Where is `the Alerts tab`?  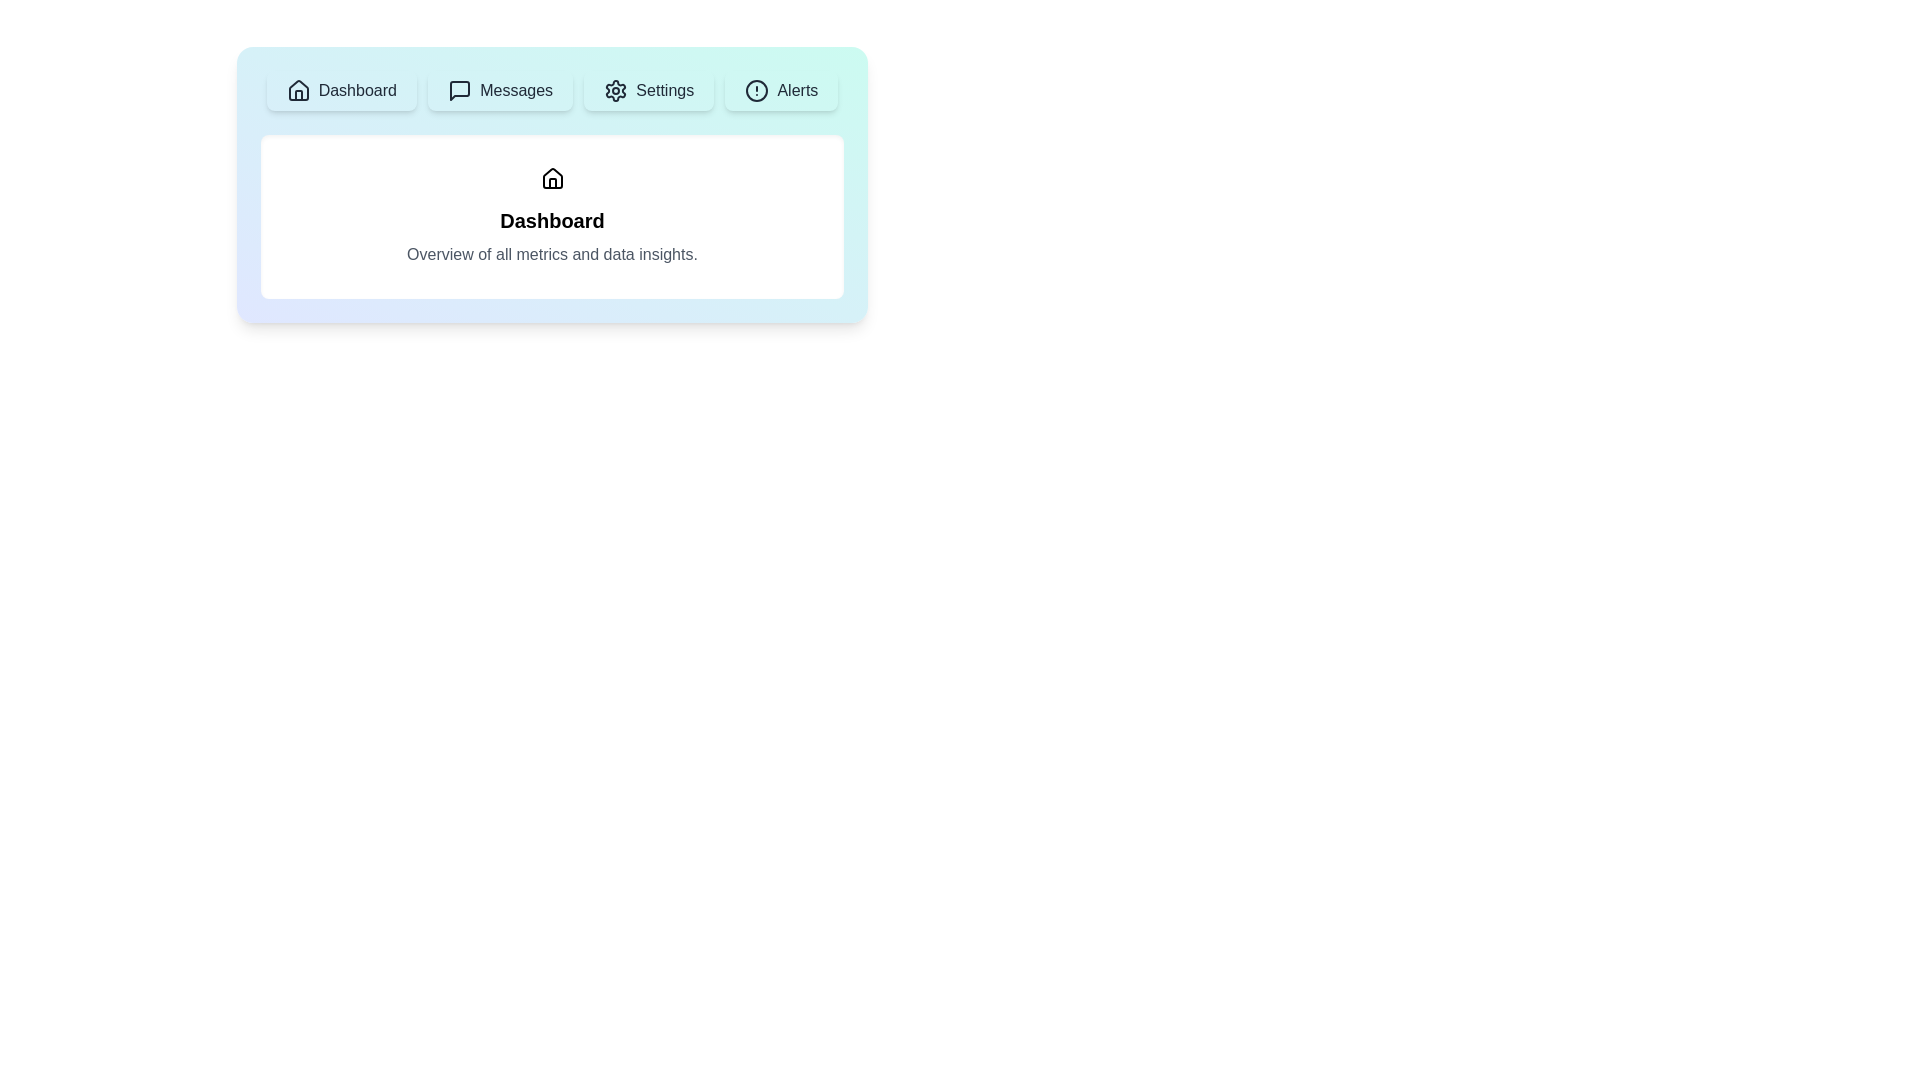
the Alerts tab is located at coordinates (780, 91).